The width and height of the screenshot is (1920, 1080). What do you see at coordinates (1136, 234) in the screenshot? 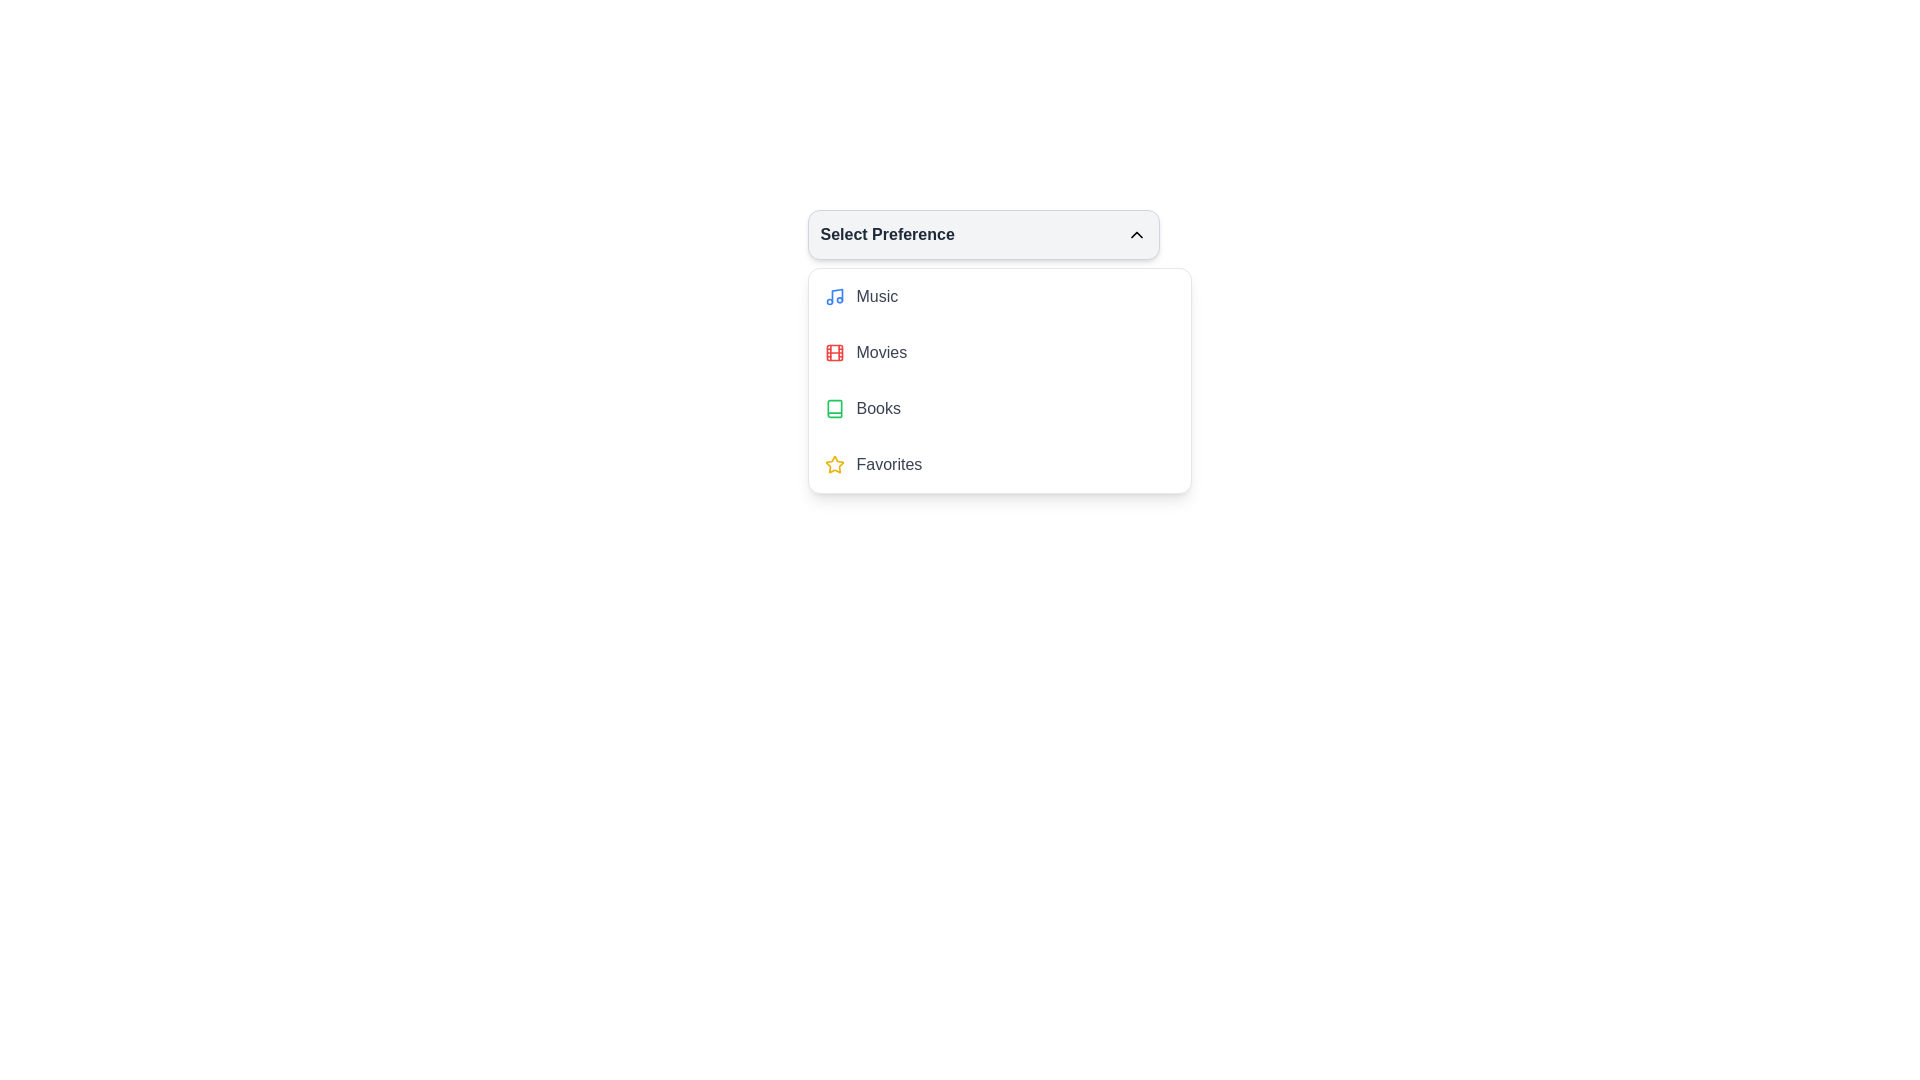
I see `the upward-pointing chevron icon located on the right side of the 'Select Preference' title` at bounding box center [1136, 234].